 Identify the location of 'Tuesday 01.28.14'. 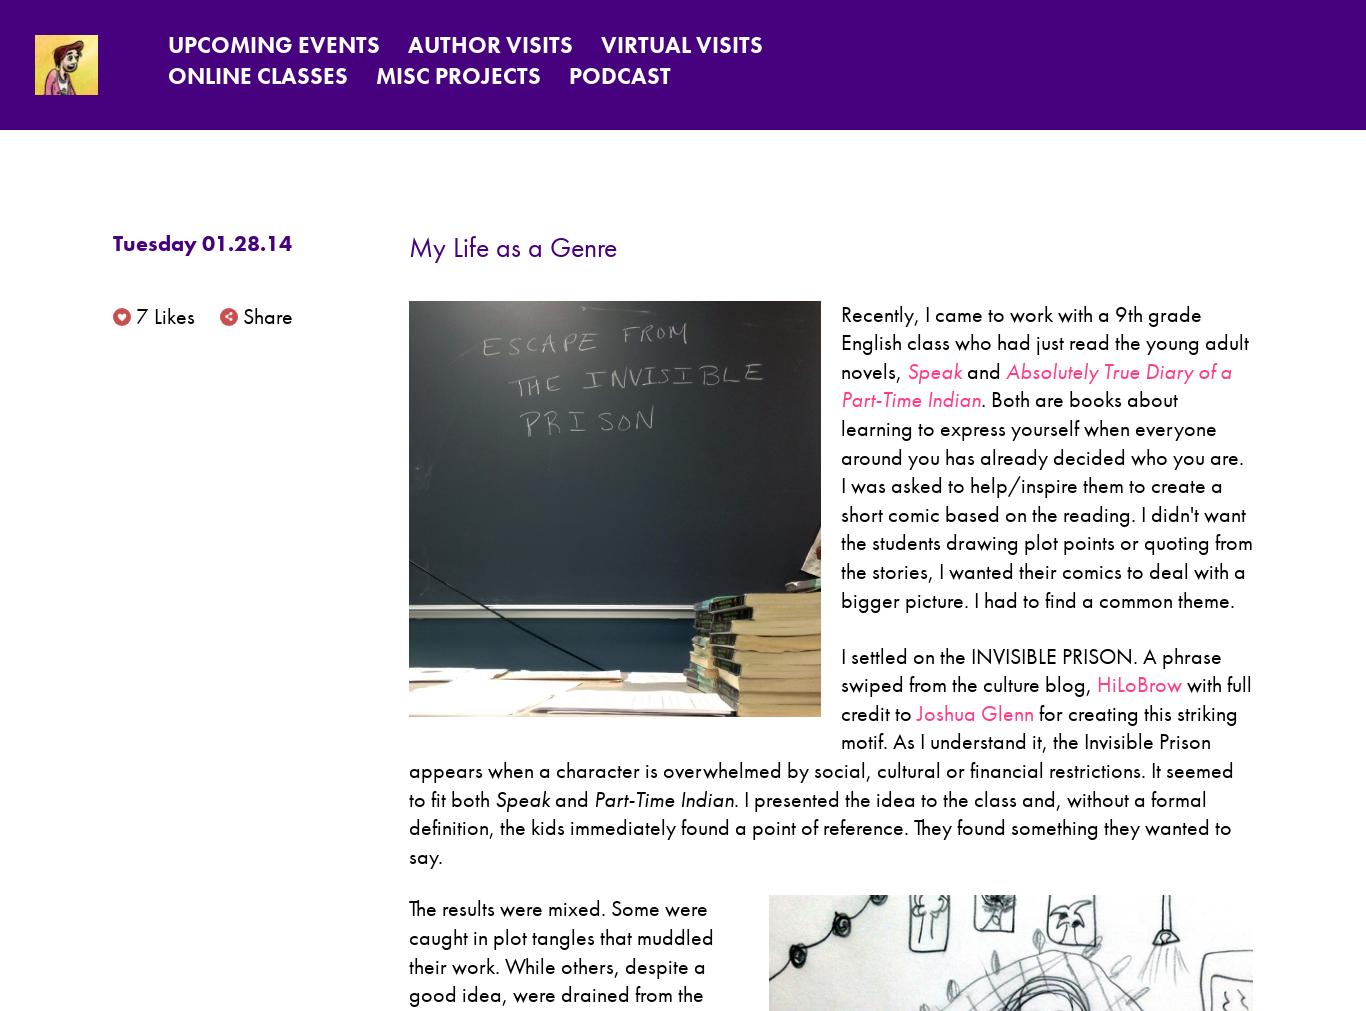
(201, 243).